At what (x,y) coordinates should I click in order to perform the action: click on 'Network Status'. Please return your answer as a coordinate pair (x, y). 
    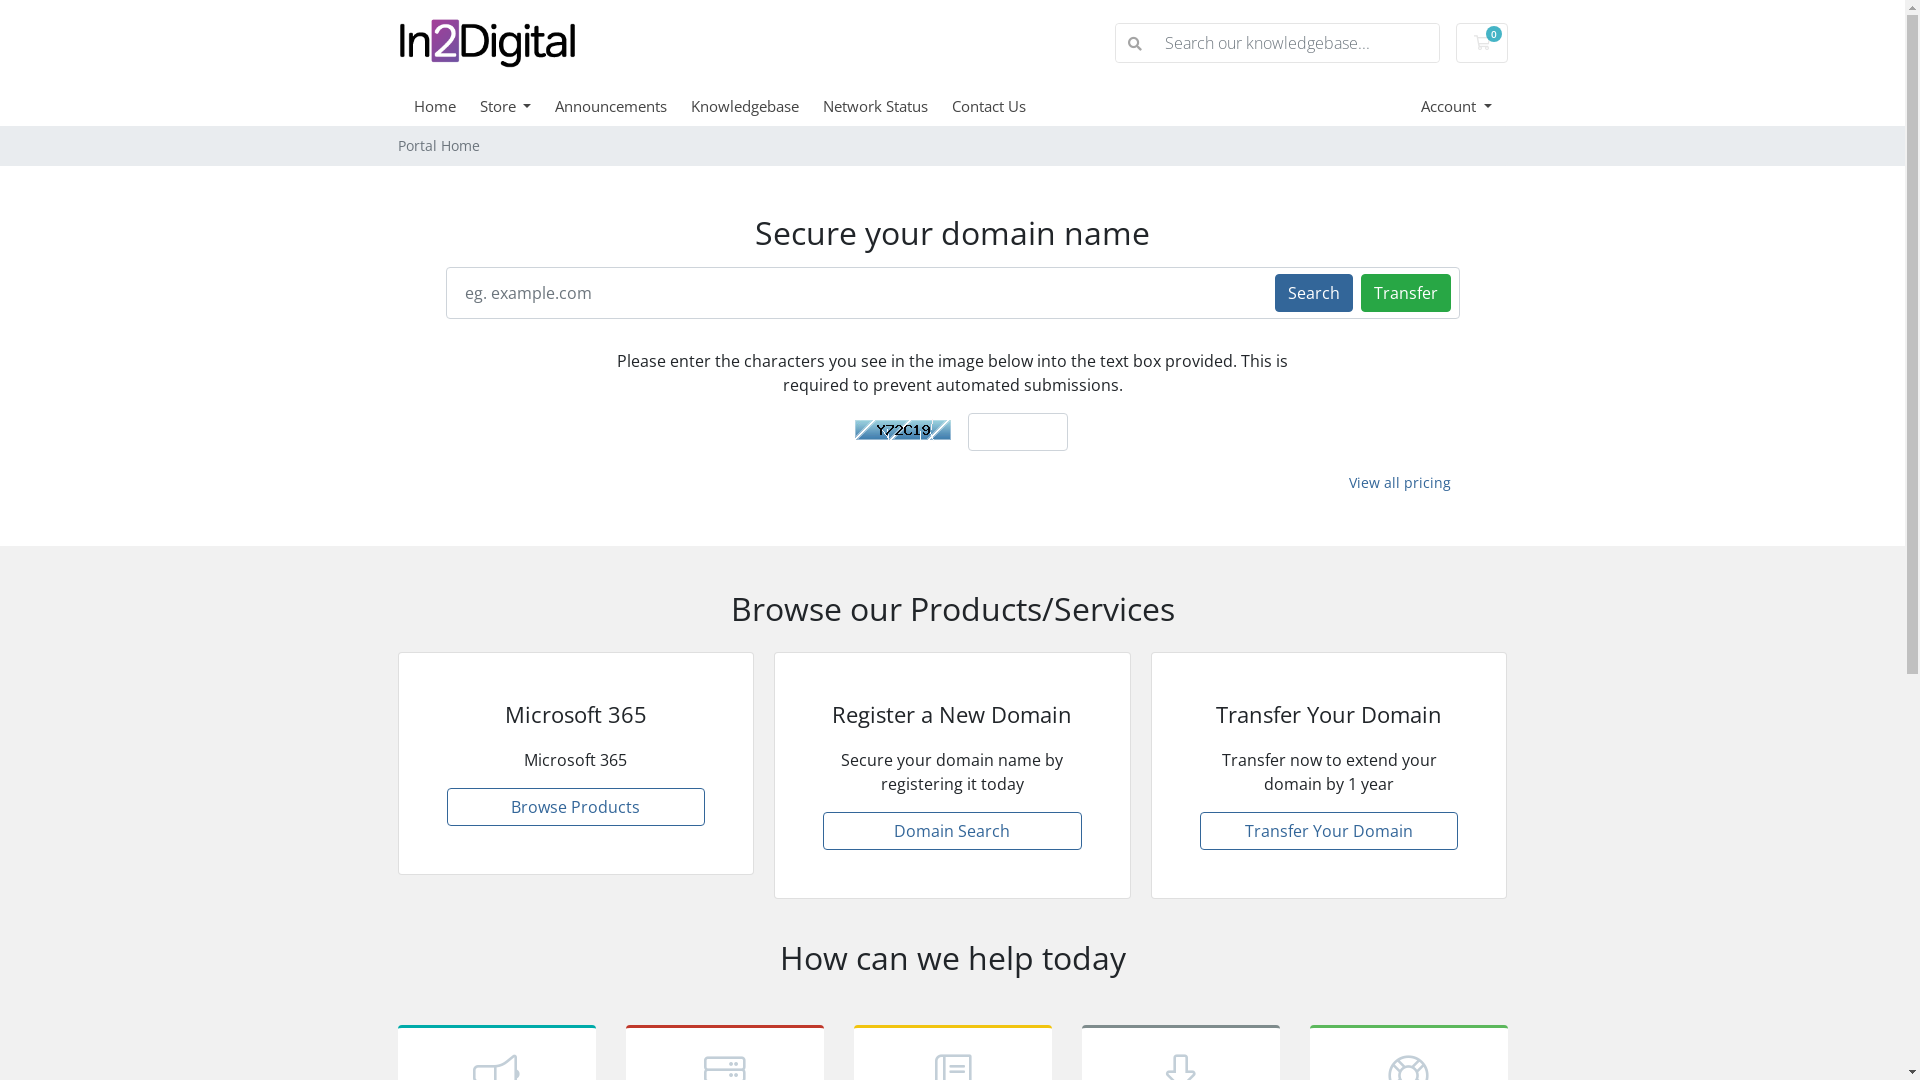
    Looking at the image, I should click on (886, 105).